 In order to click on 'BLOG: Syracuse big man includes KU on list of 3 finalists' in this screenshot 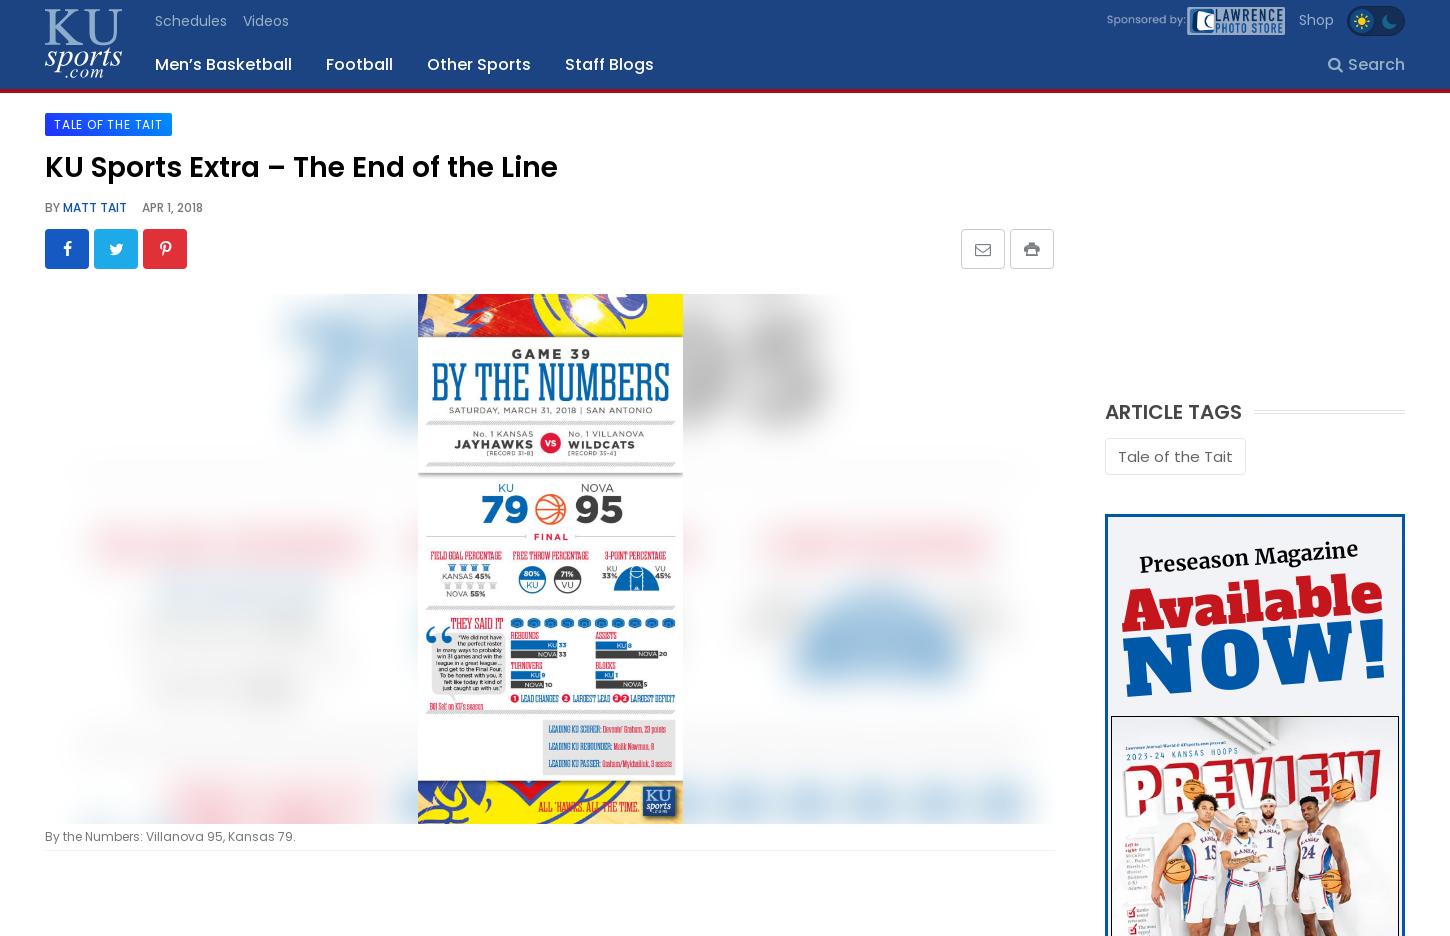, I will do `click(576, 498)`.